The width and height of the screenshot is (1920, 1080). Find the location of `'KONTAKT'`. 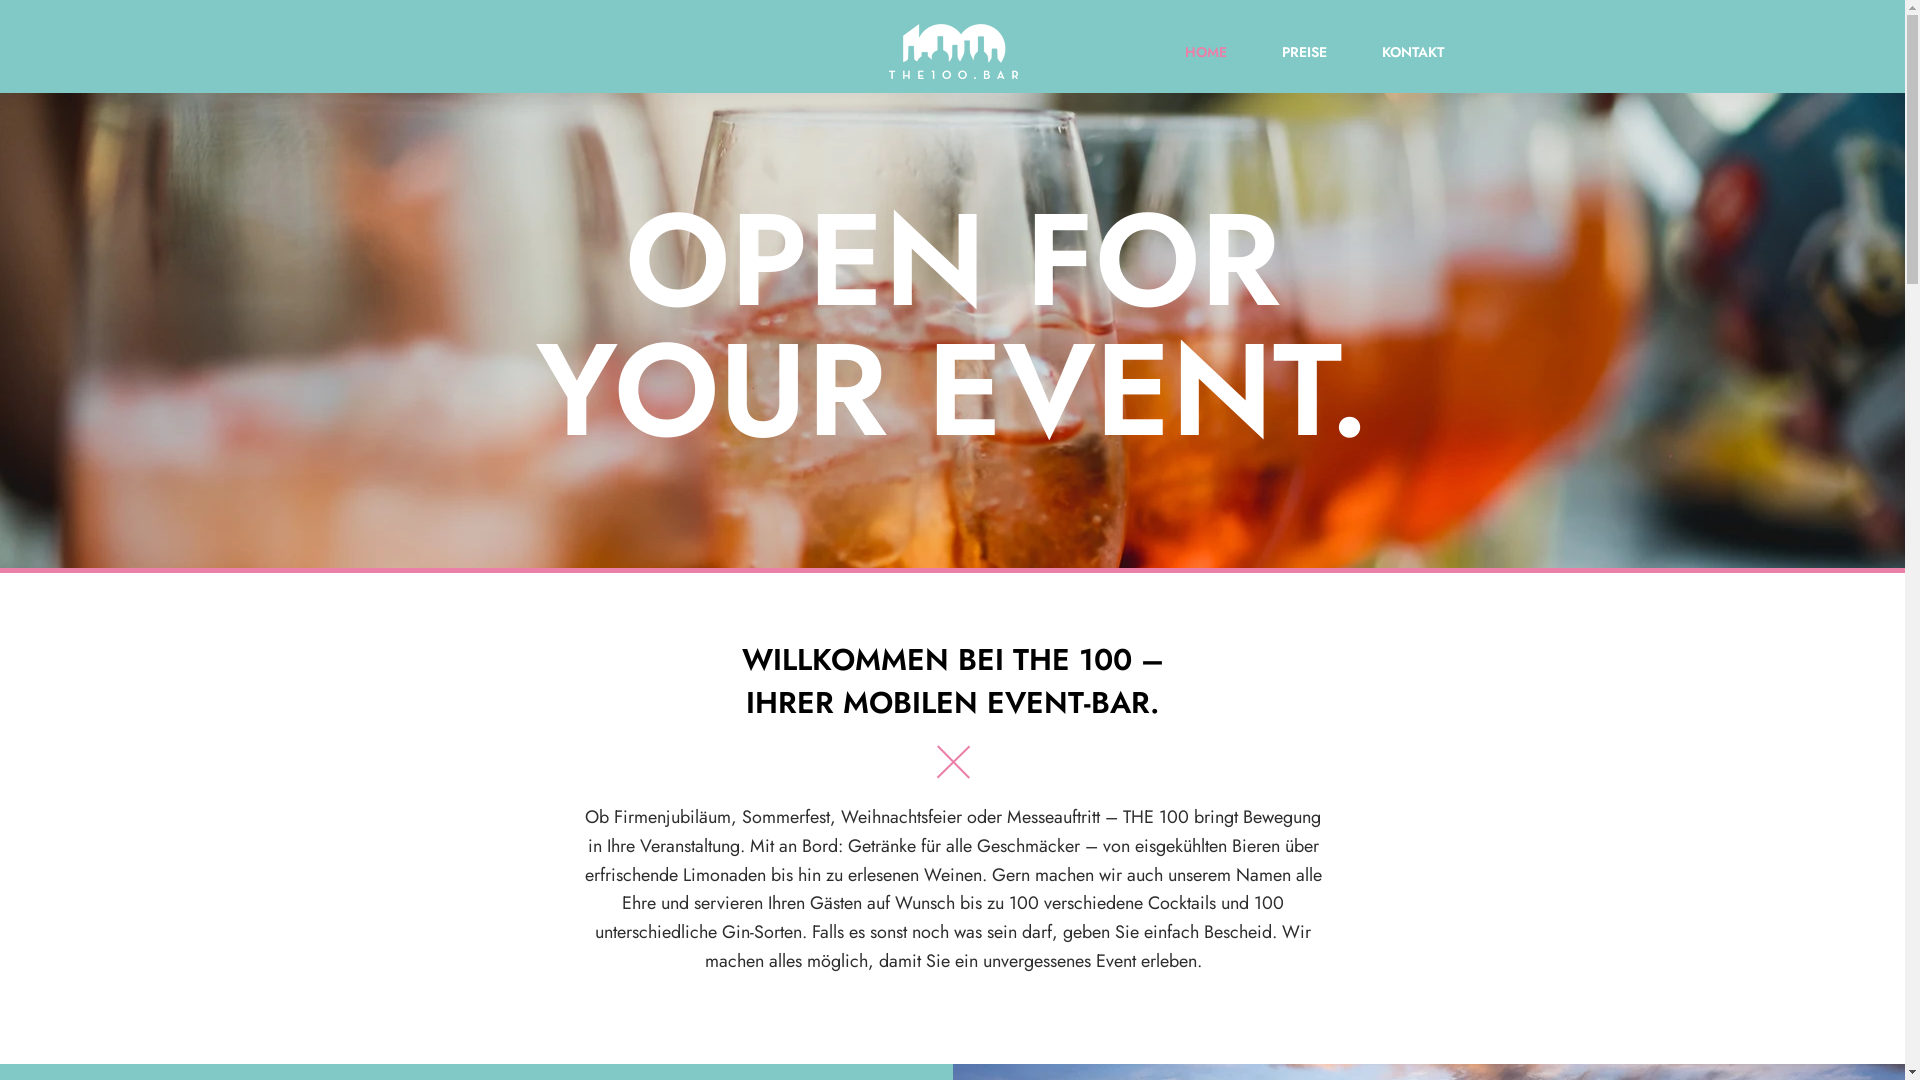

'KONTAKT' is located at coordinates (1393, 50).